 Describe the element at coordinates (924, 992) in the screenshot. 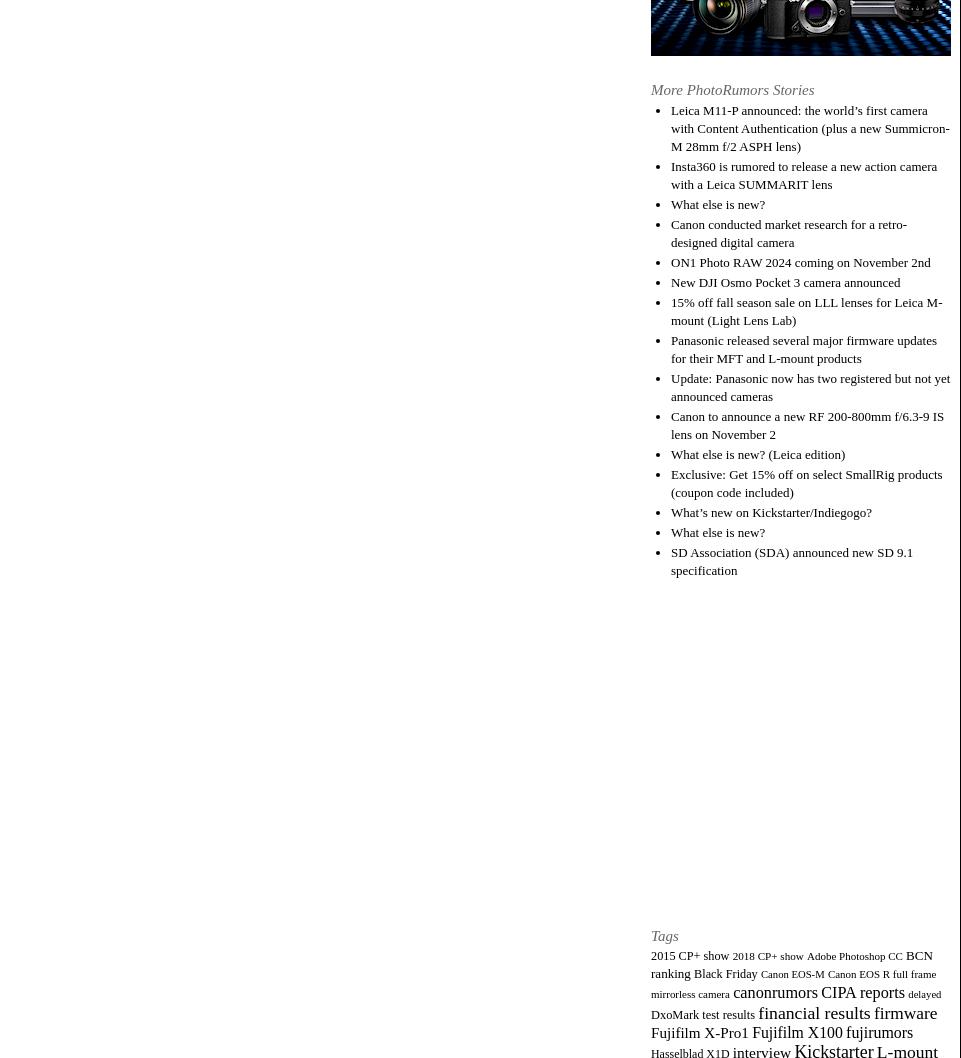

I see `'delayed'` at that location.